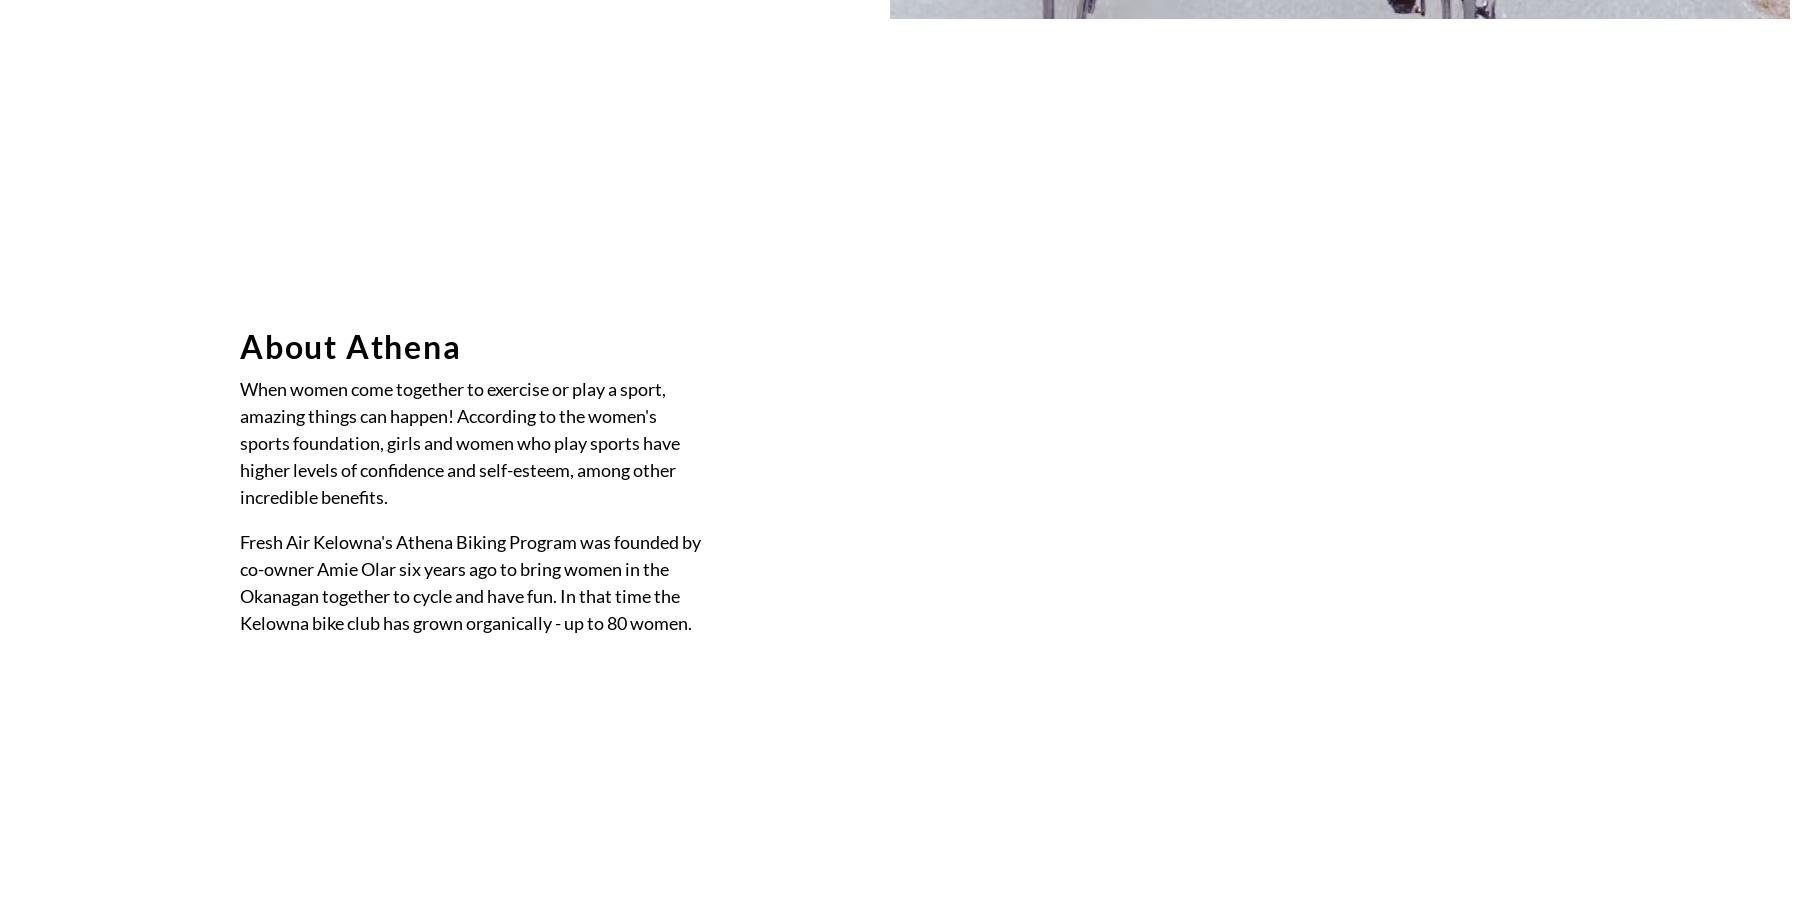  What do you see at coordinates (298, 505) in the screenshot?
I see `'Privacy Policy'` at bounding box center [298, 505].